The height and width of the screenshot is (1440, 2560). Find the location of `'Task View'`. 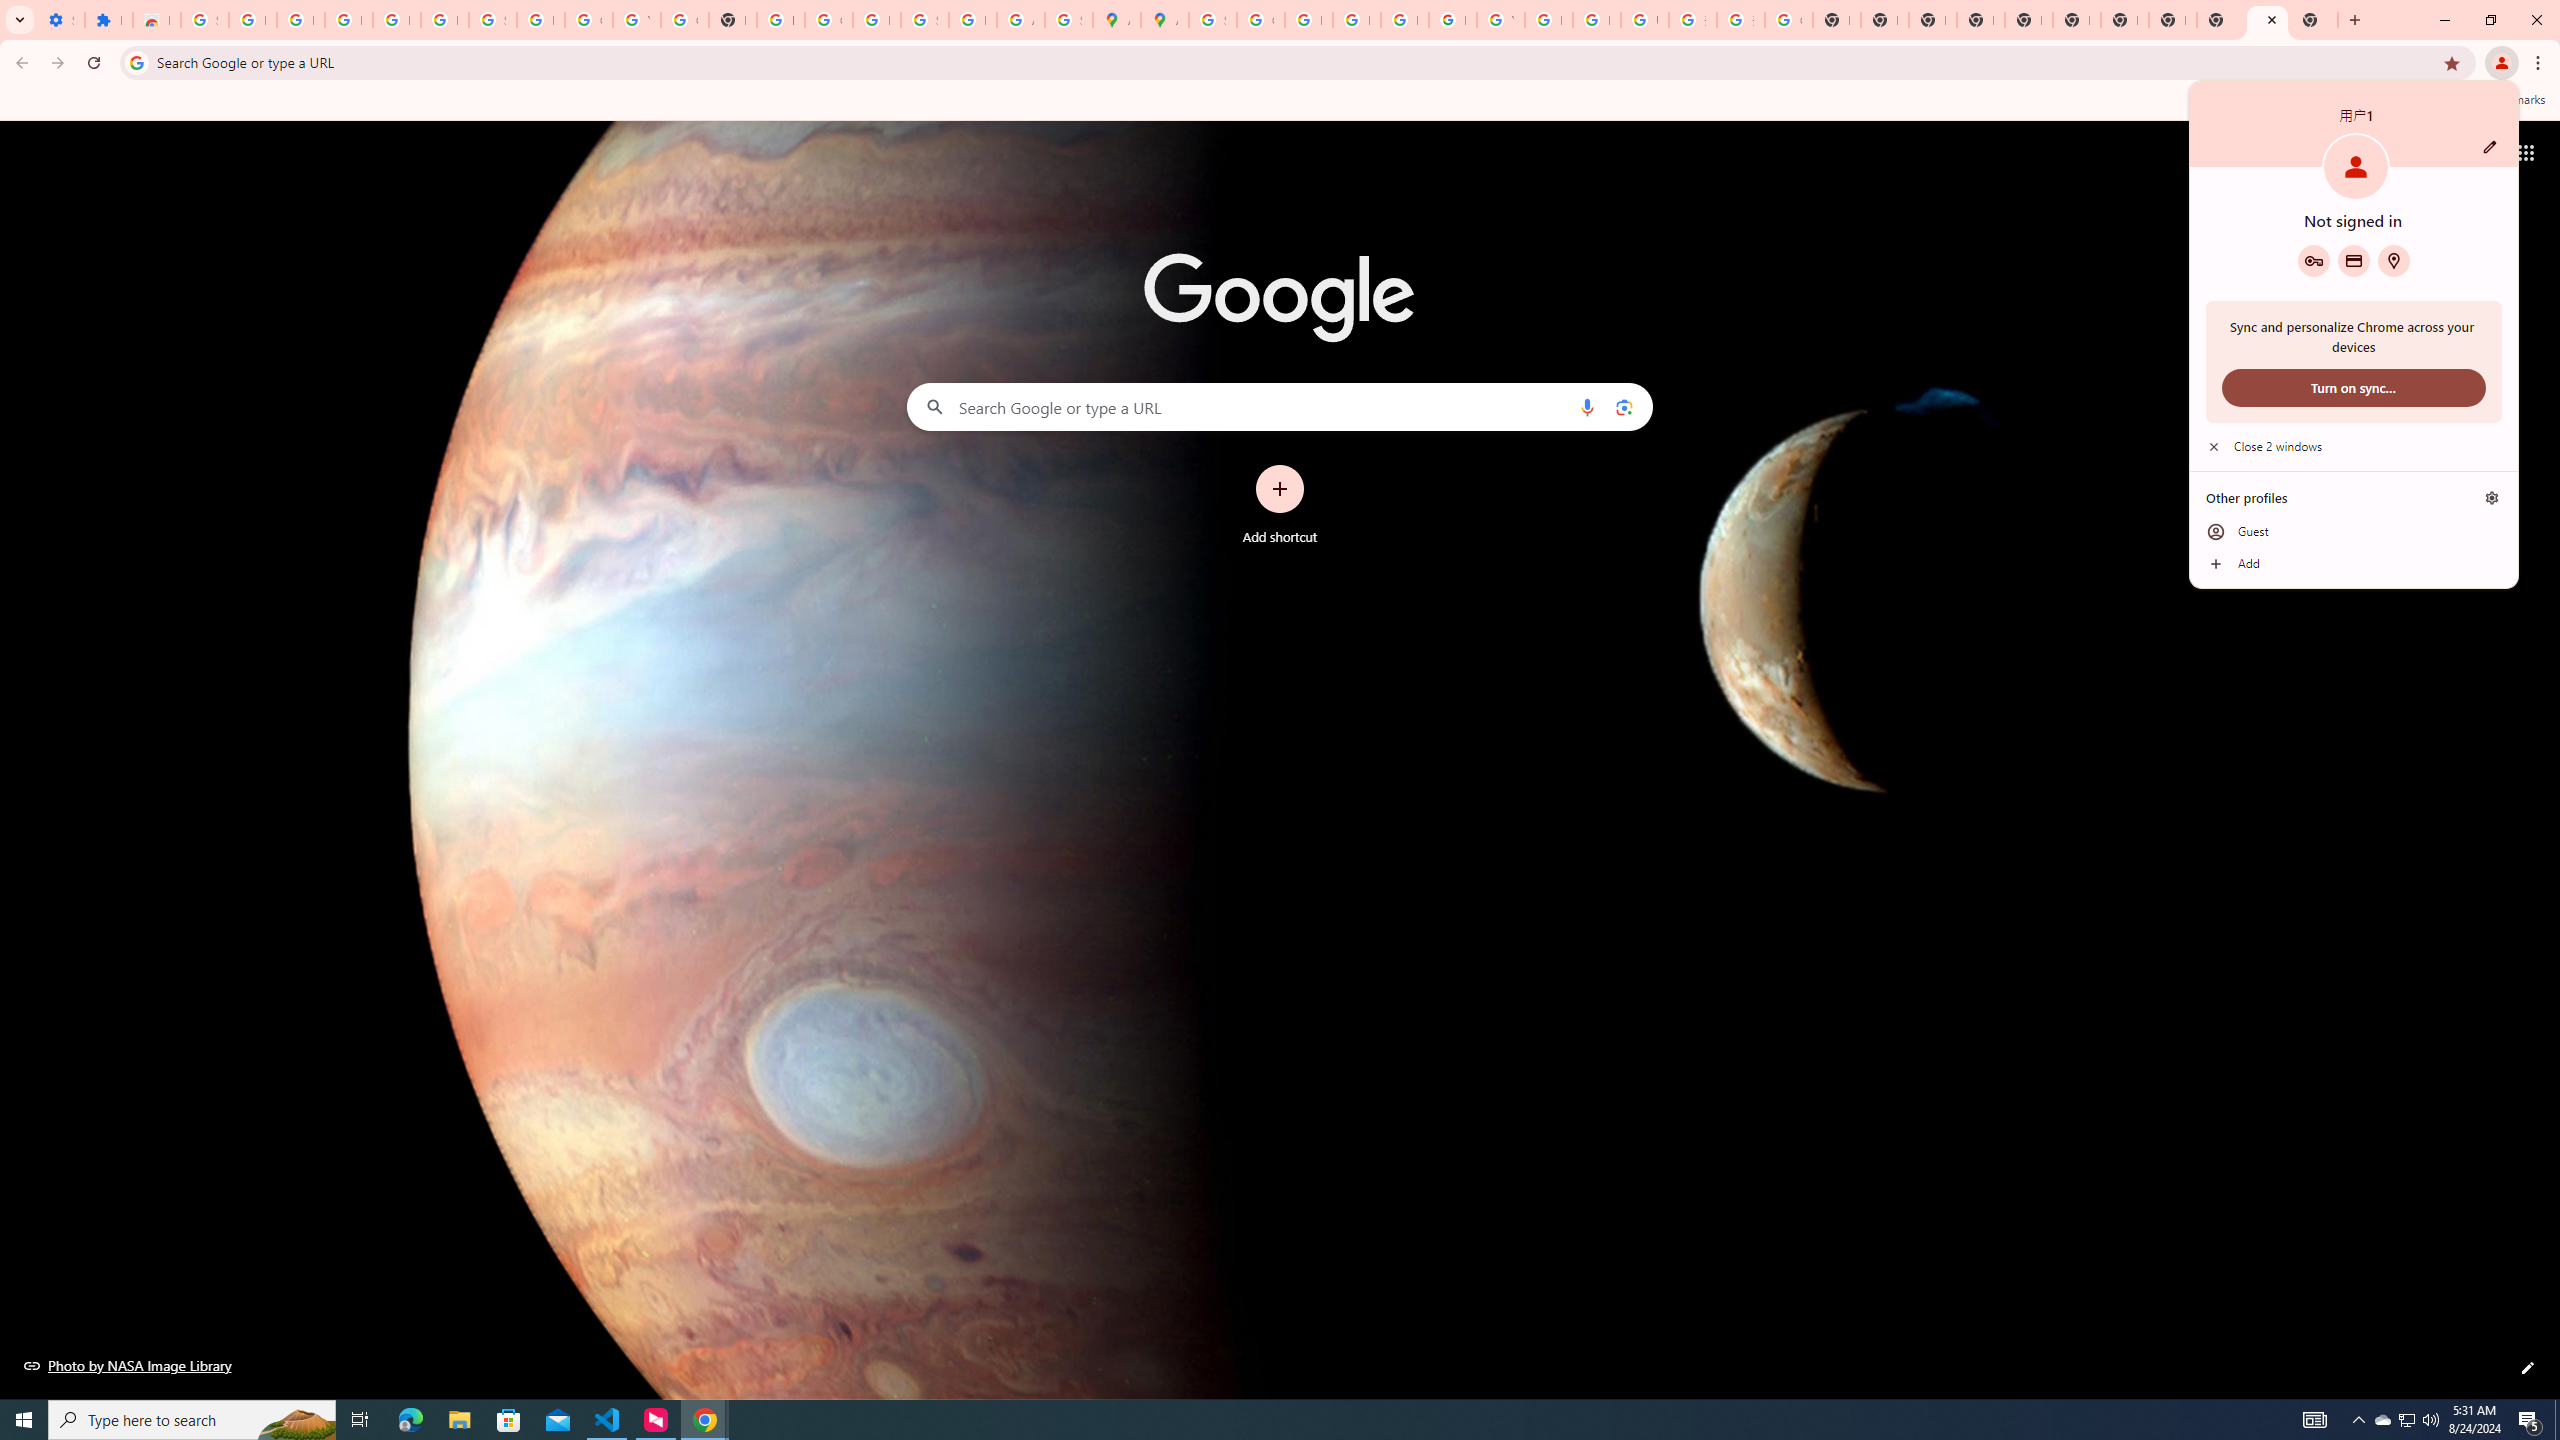

'Task View' is located at coordinates (358, 1418).